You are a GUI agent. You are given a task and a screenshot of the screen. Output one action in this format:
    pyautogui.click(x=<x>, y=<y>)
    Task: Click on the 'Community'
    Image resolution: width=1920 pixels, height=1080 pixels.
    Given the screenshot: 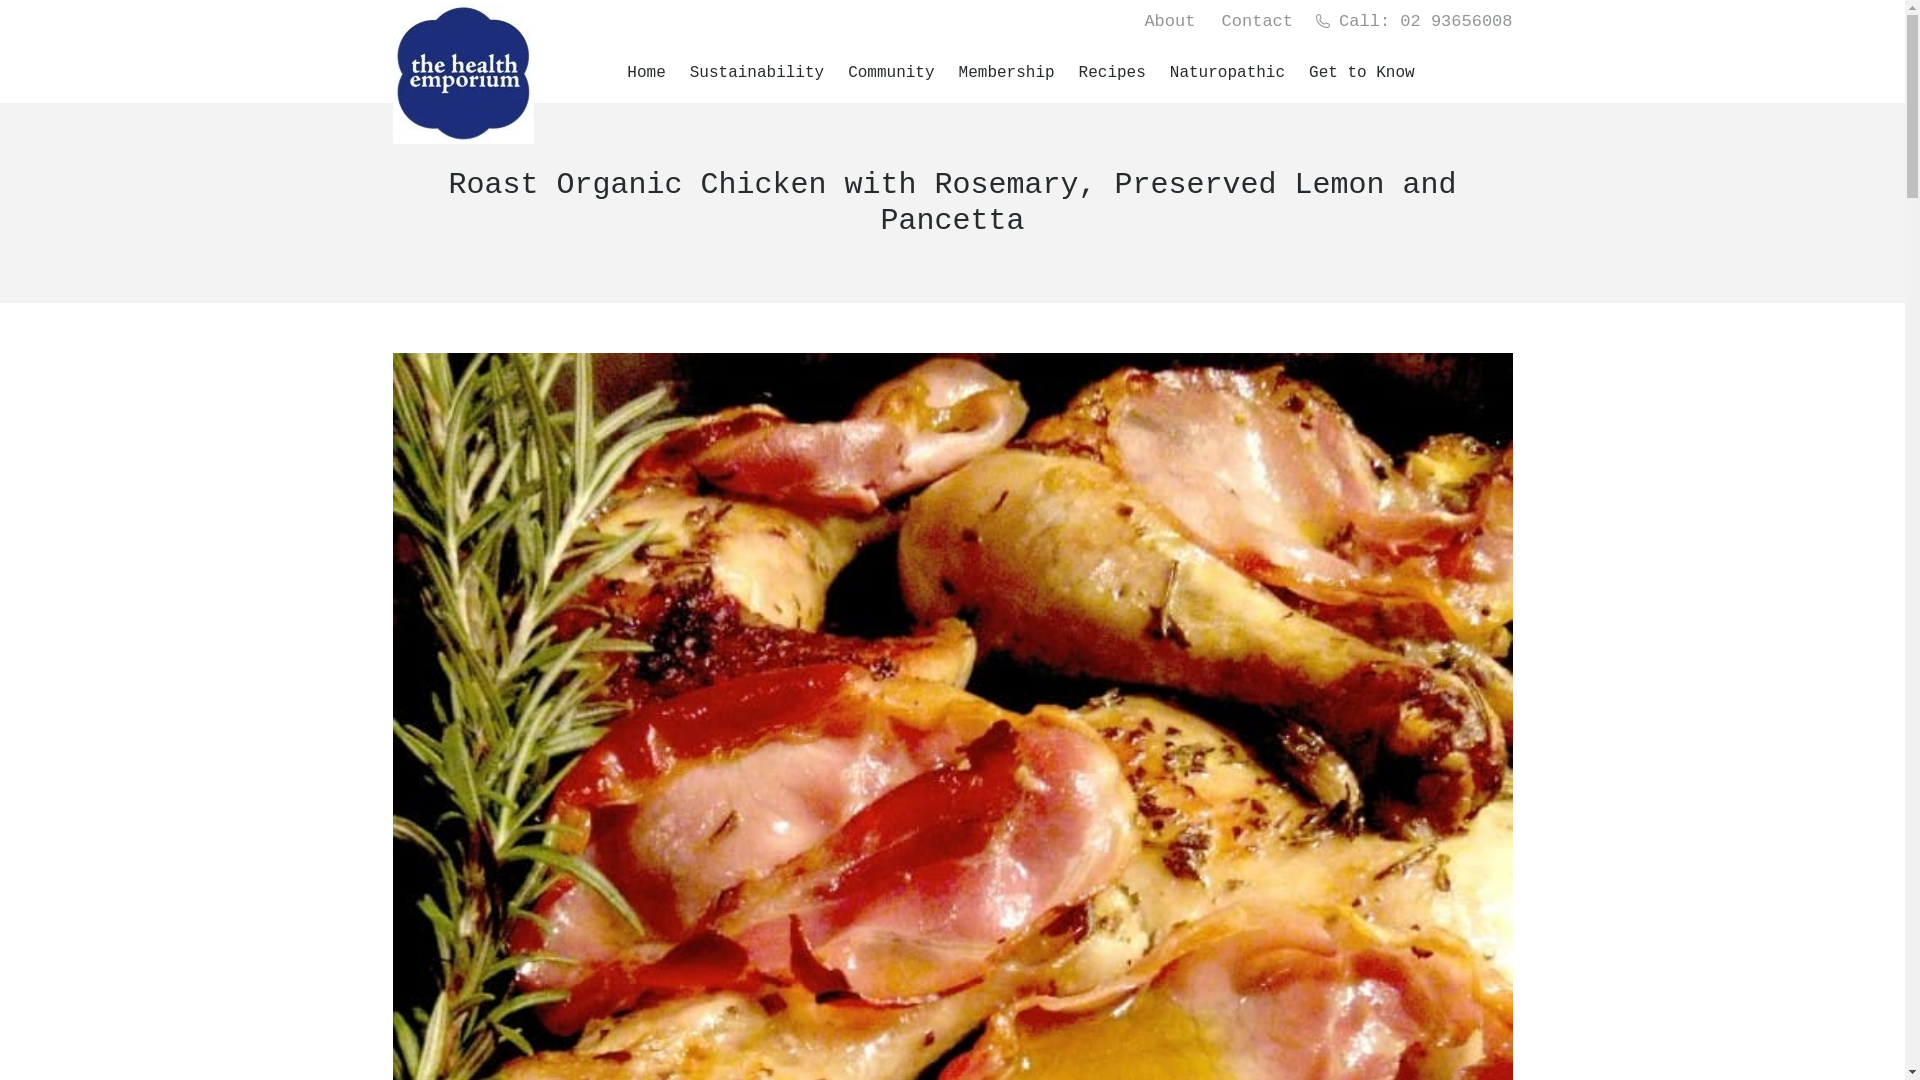 What is the action you would take?
    pyautogui.click(x=891, y=72)
    